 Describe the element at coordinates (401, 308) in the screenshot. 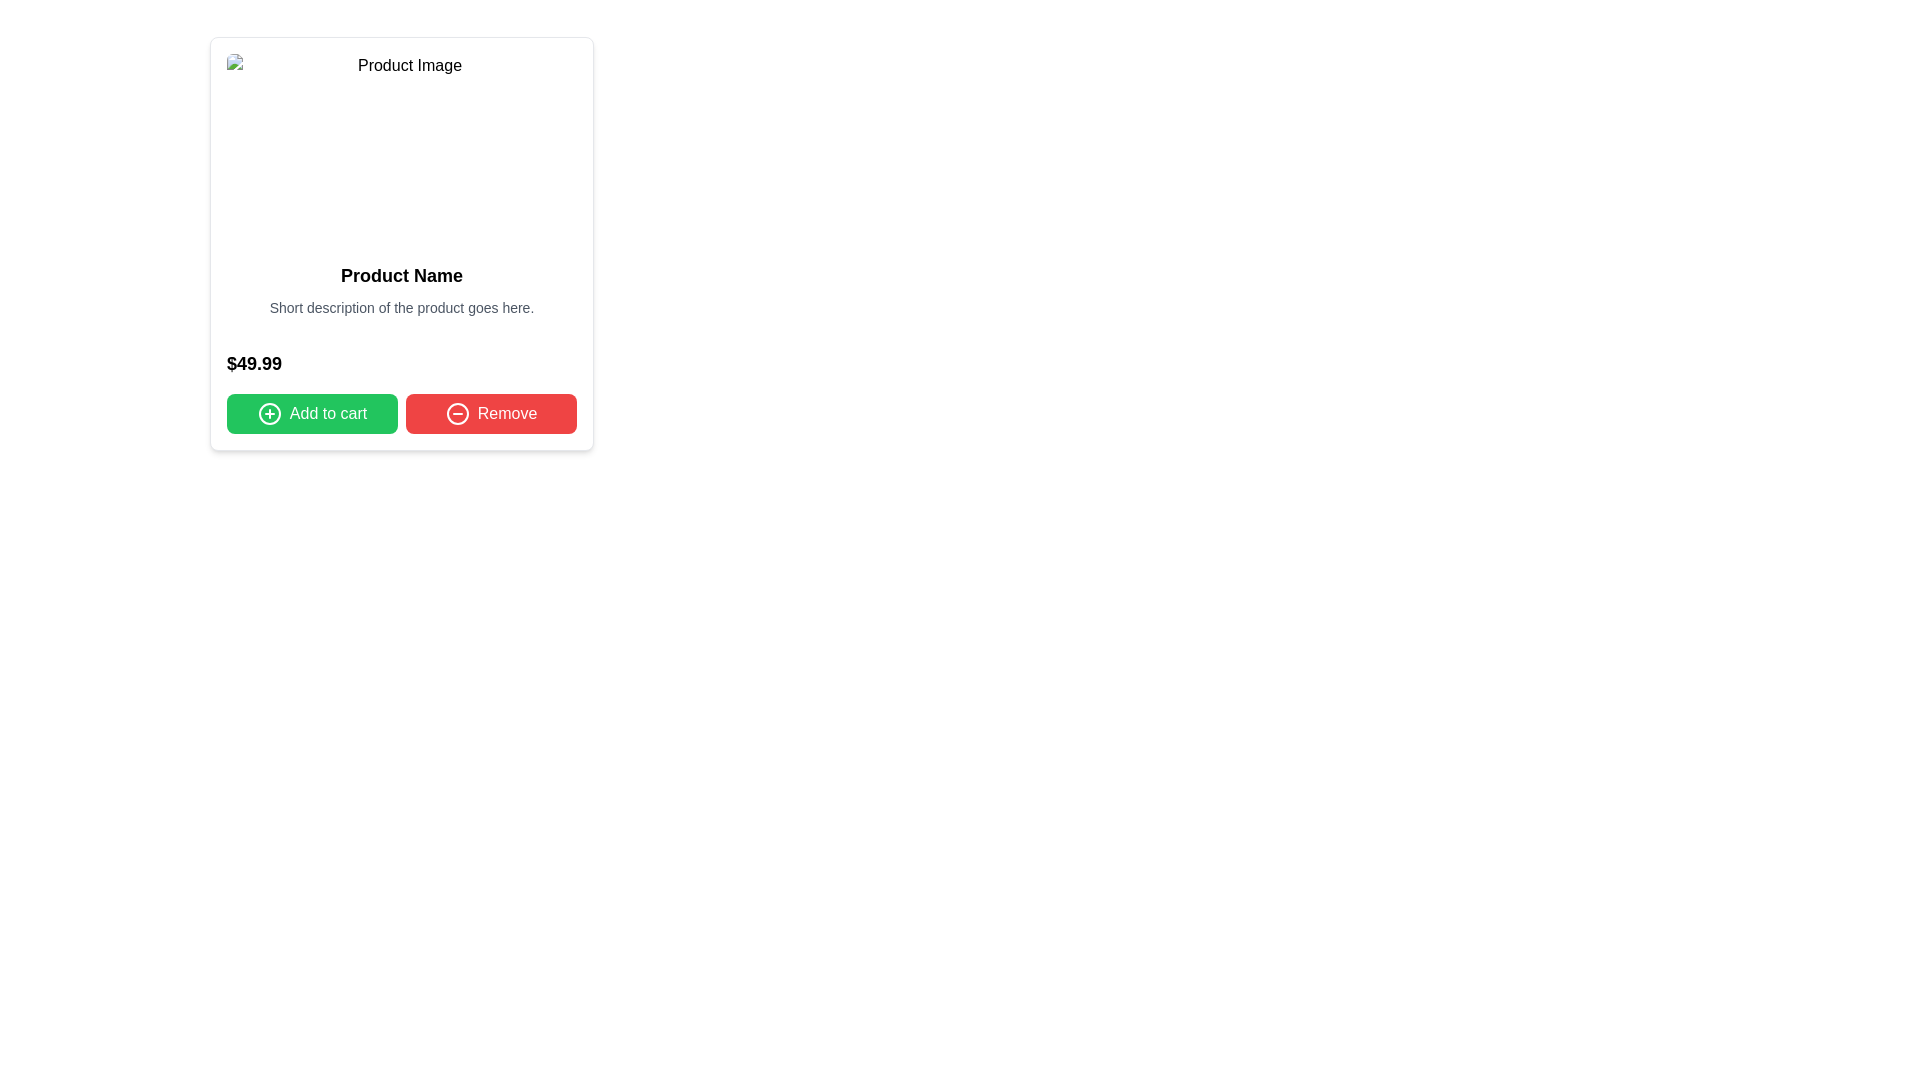

I see `text label that displays 'Short description of the product goes here.' located below the product title and above the price and action buttons` at that location.